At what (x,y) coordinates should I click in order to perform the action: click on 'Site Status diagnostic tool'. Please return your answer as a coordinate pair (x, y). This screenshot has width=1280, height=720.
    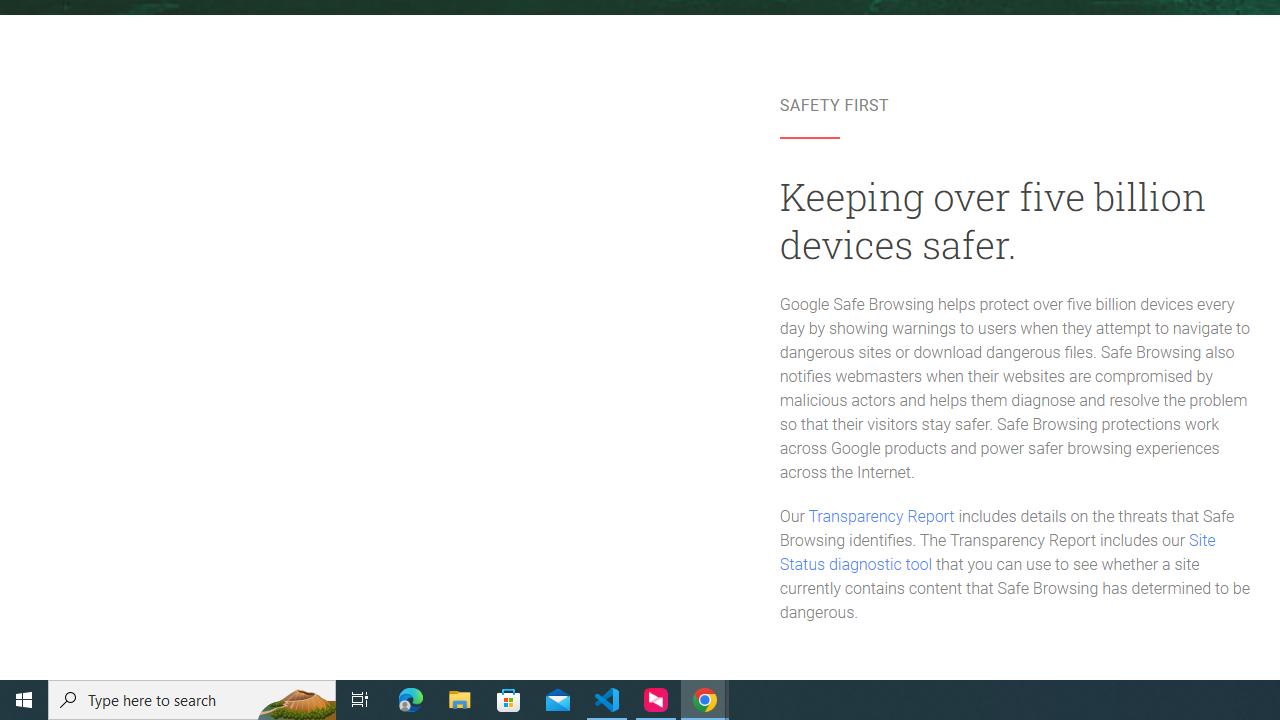
    Looking at the image, I should click on (997, 553).